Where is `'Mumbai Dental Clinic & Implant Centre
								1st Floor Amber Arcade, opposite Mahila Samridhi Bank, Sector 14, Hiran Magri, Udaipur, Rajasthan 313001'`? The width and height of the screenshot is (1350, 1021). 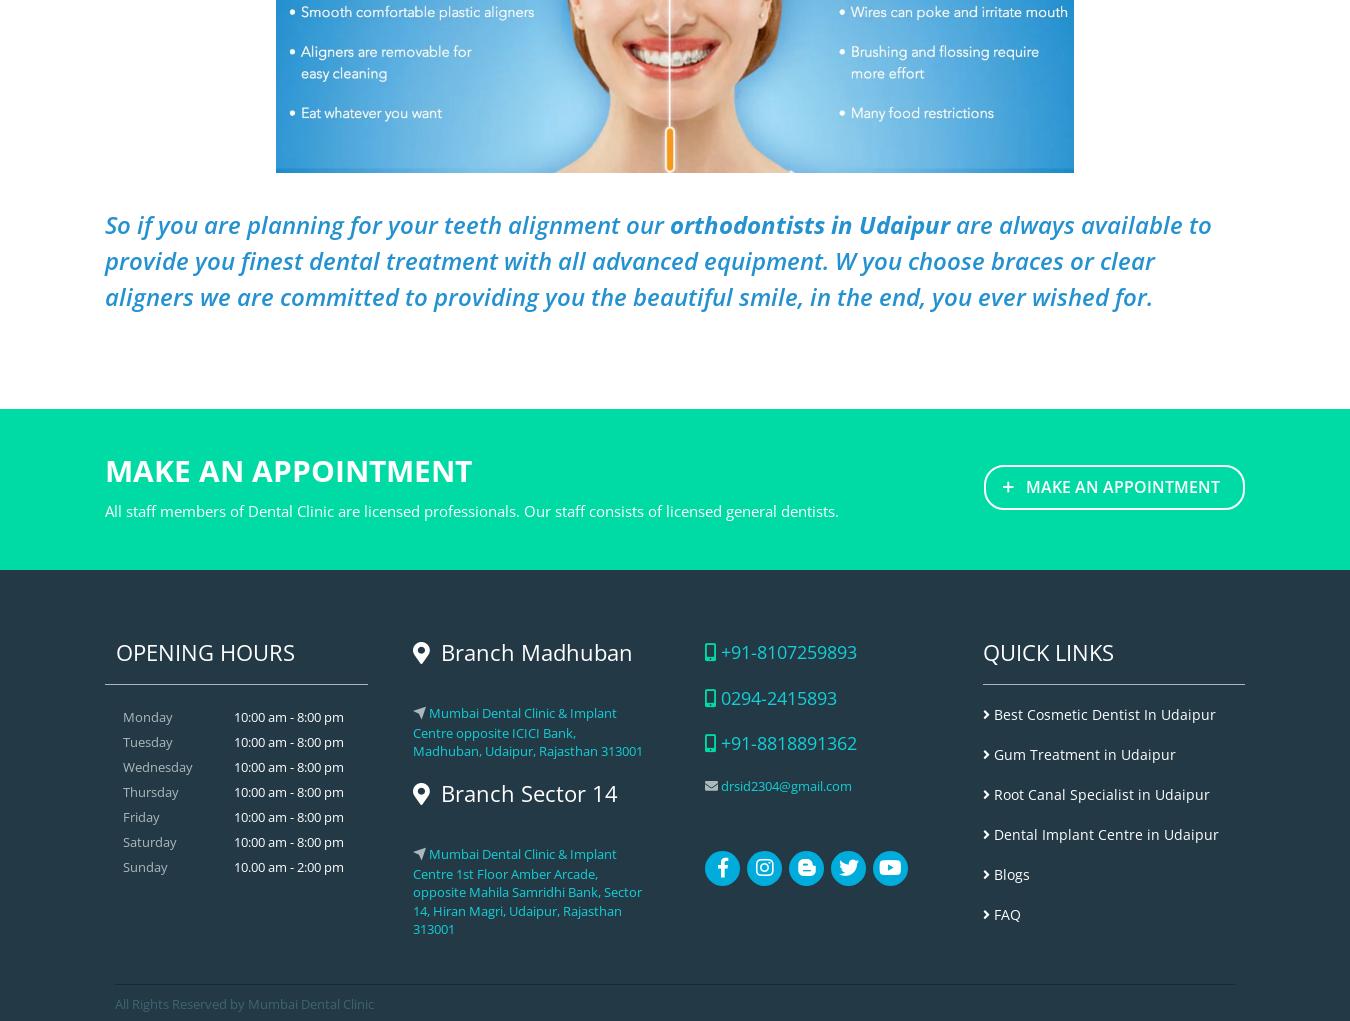 'Mumbai Dental Clinic & Implant Centre
								1st Floor Amber Arcade, opposite Mahila Samridhi Bank, Sector 14, Hiran Magri, Udaipur, Rajasthan 313001' is located at coordinates (525, 890).